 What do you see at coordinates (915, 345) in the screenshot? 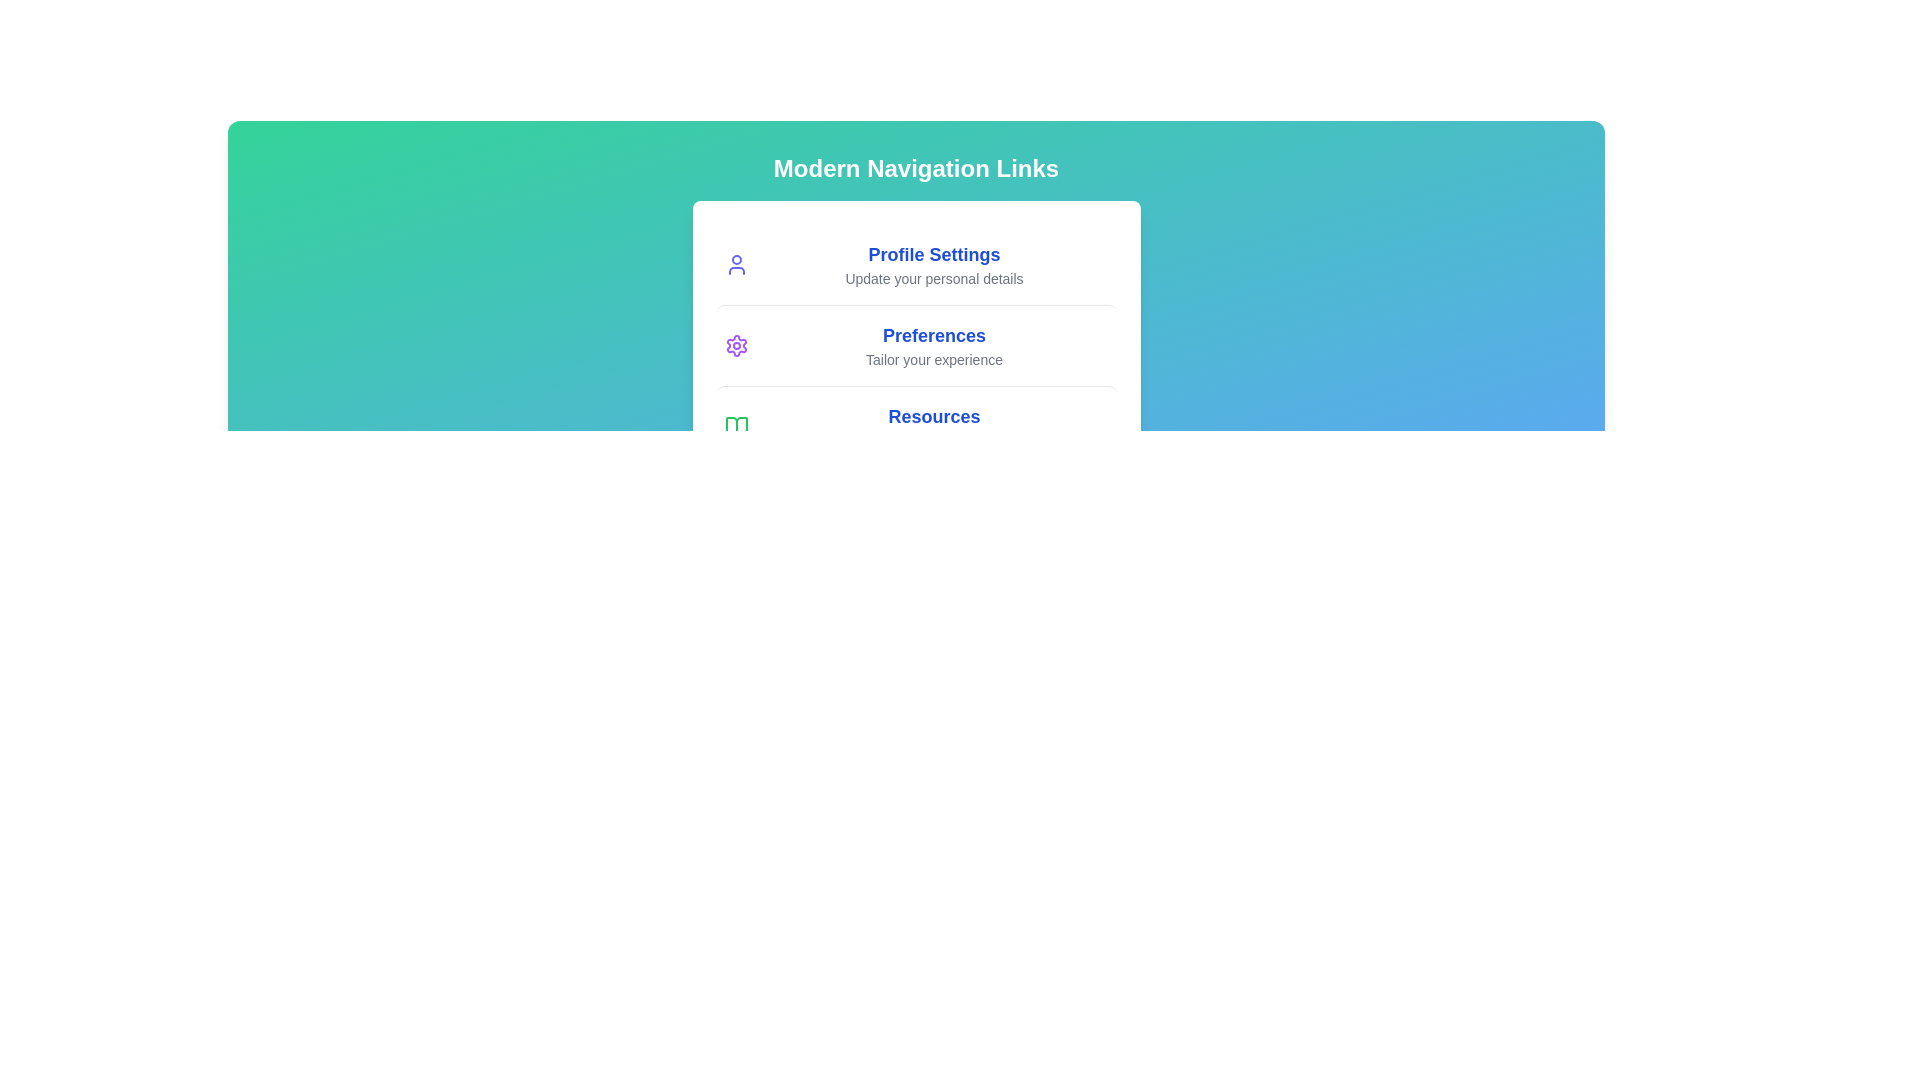
I see `the 'Preferences' button, which has a white background, rounded corners, and includes bold blue text with a settings gear icon` at bounding box center [915, 345].